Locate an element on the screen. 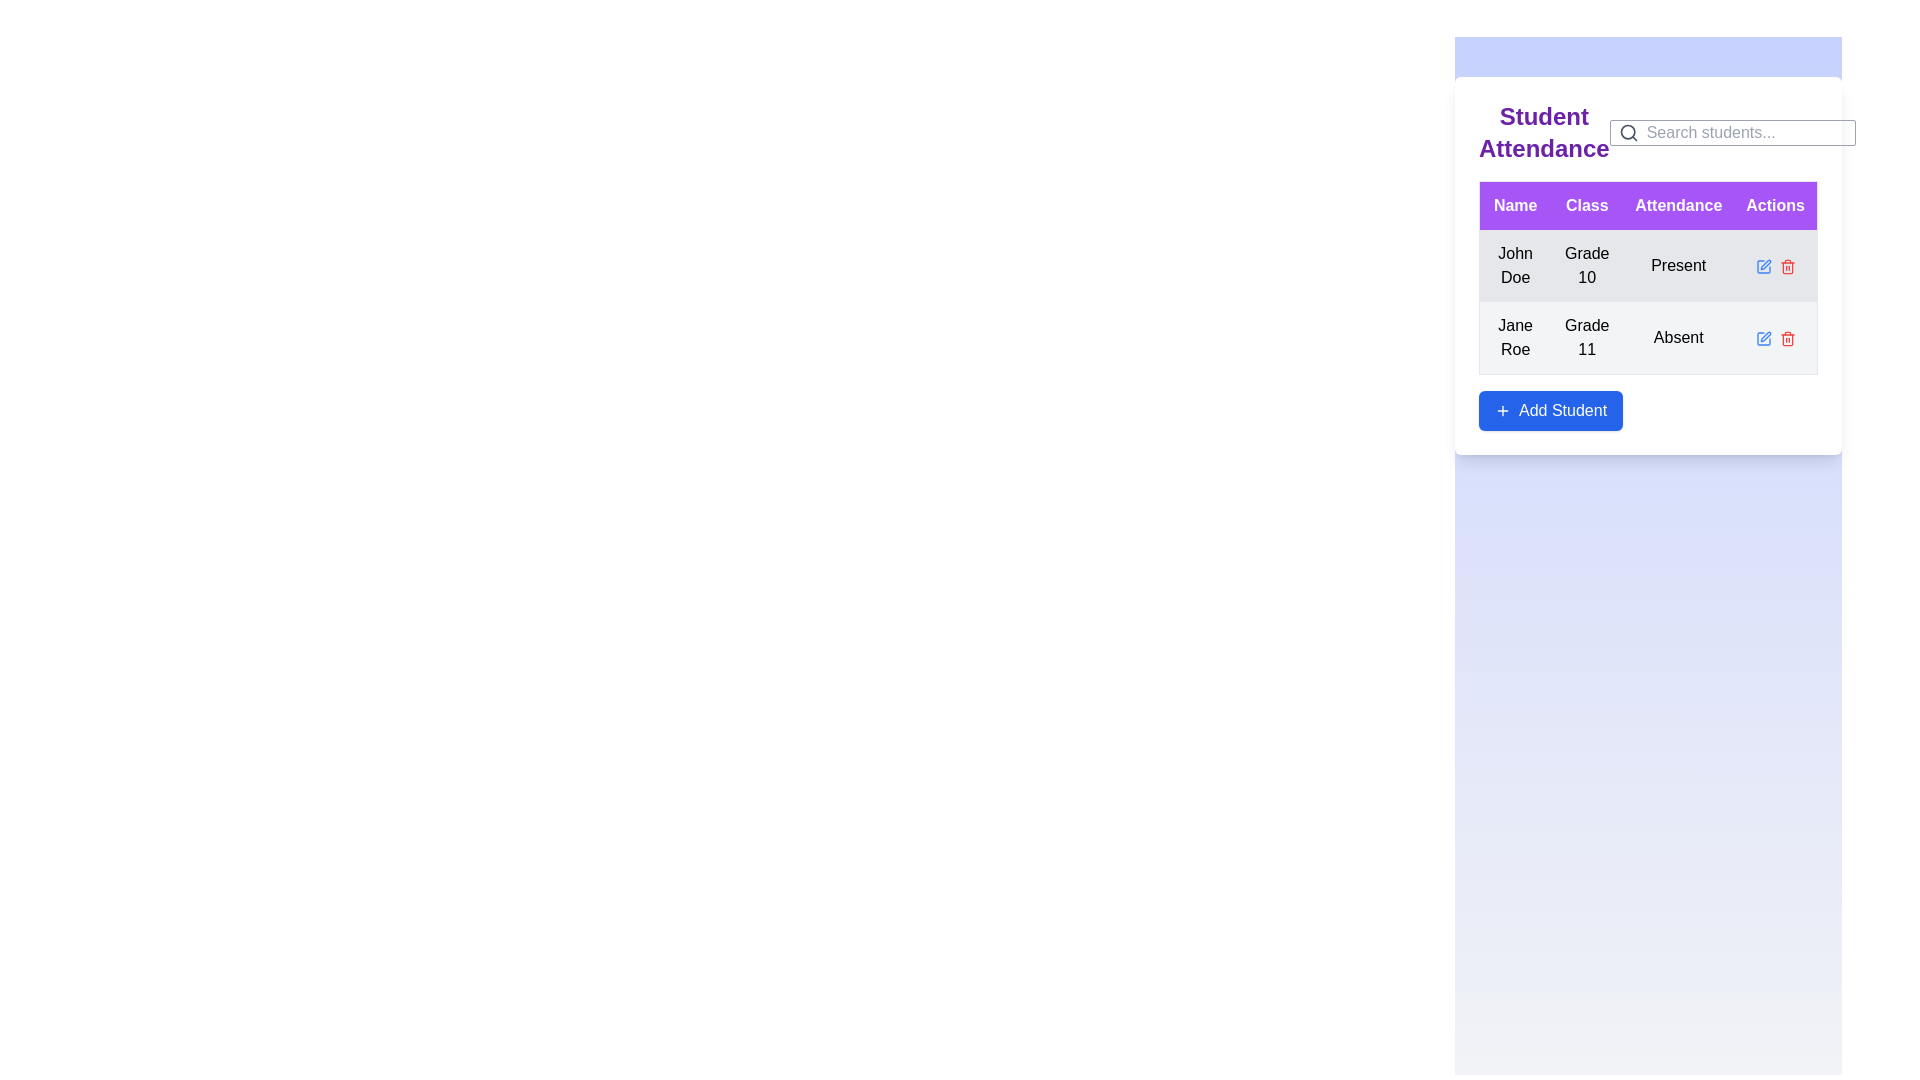  the first graphical icon element in the 'Actions' column of the student table for 'Jane Roe' is located at coordinates (1763, 337).